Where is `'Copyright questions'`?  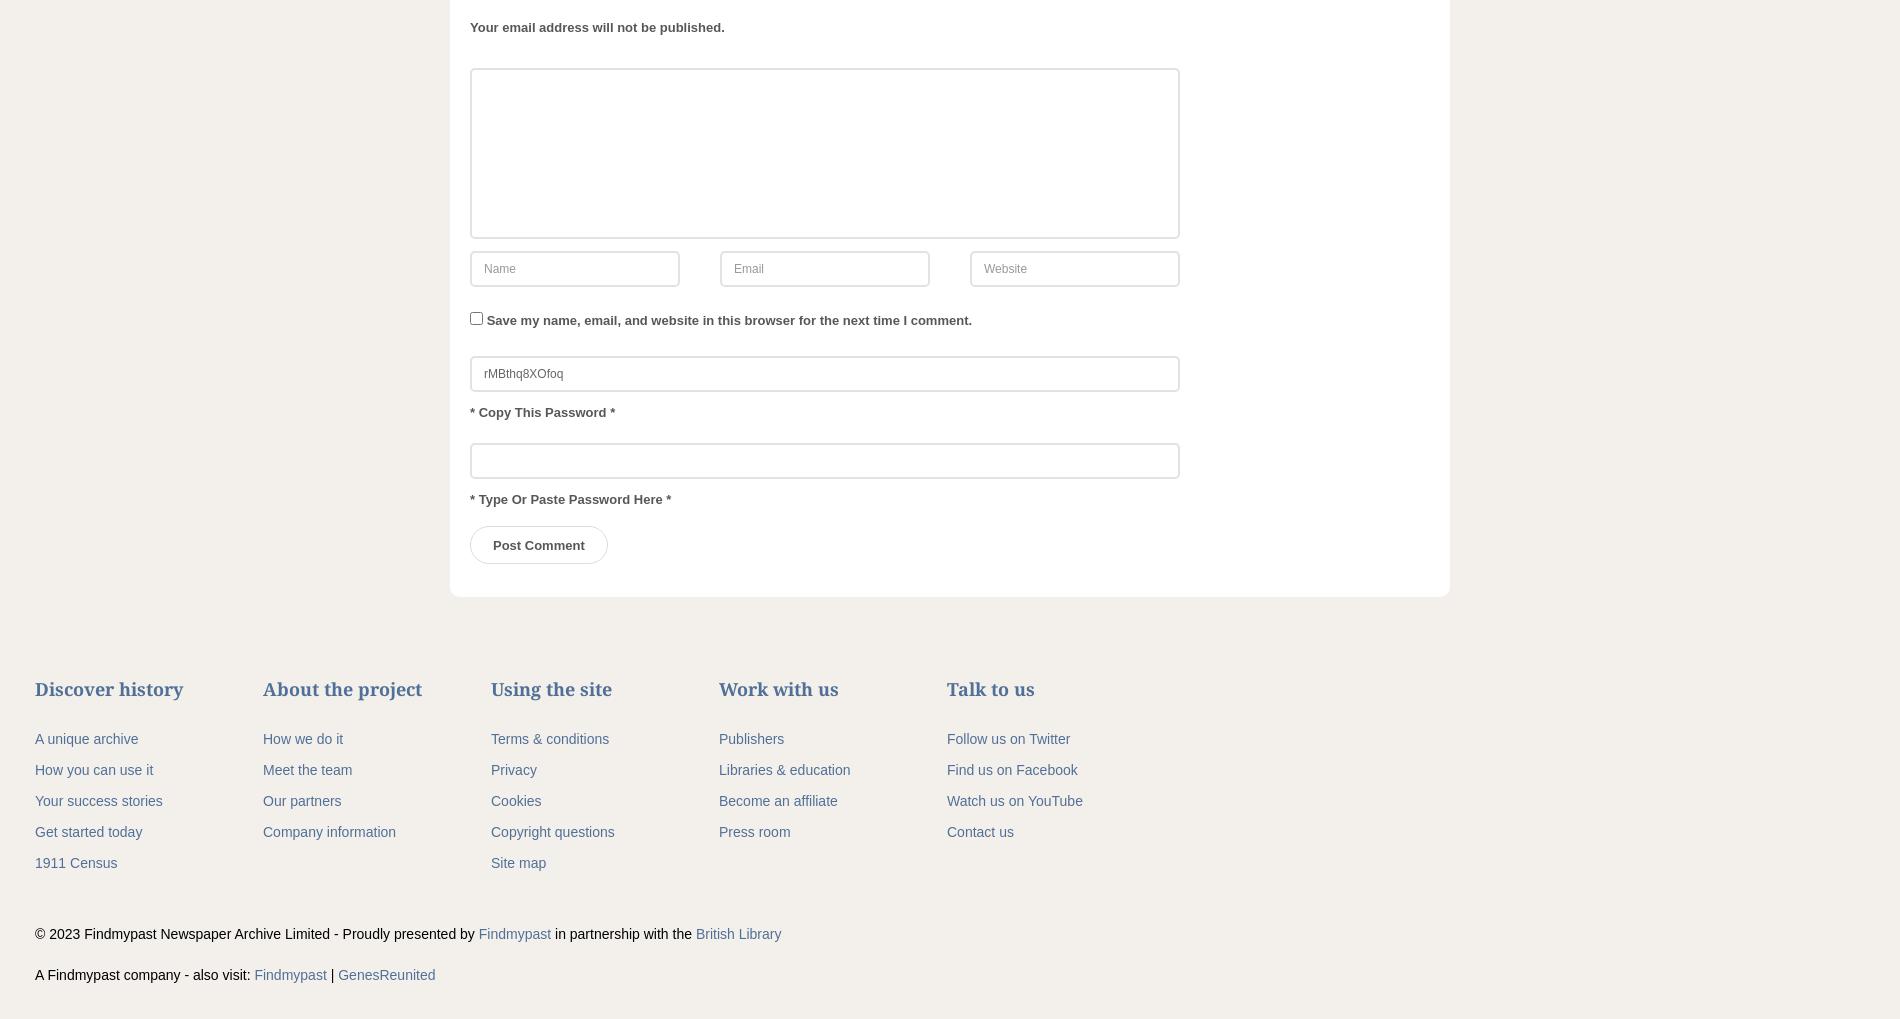 'Copyright questions' is located at coordinates (552, 830).